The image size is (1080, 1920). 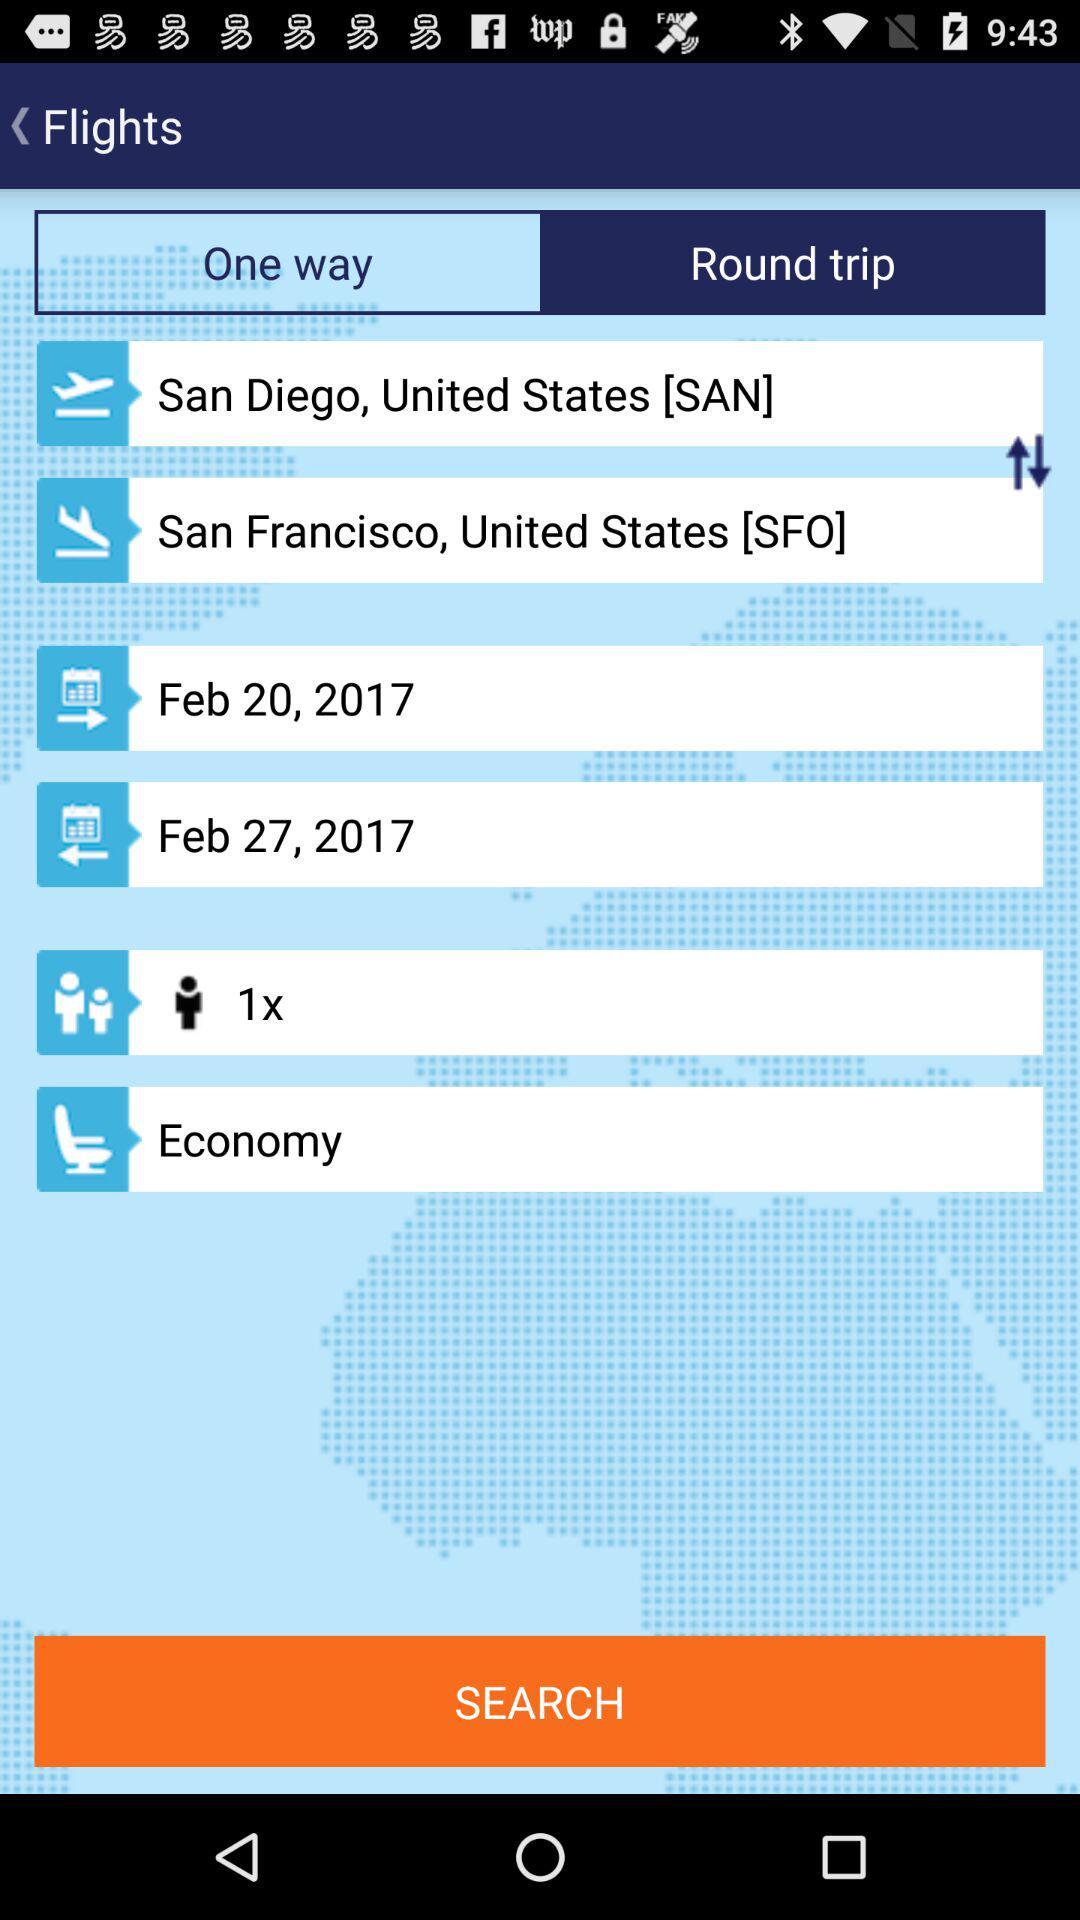 I want to click on the compare icon, so click(x=1028, y=494).